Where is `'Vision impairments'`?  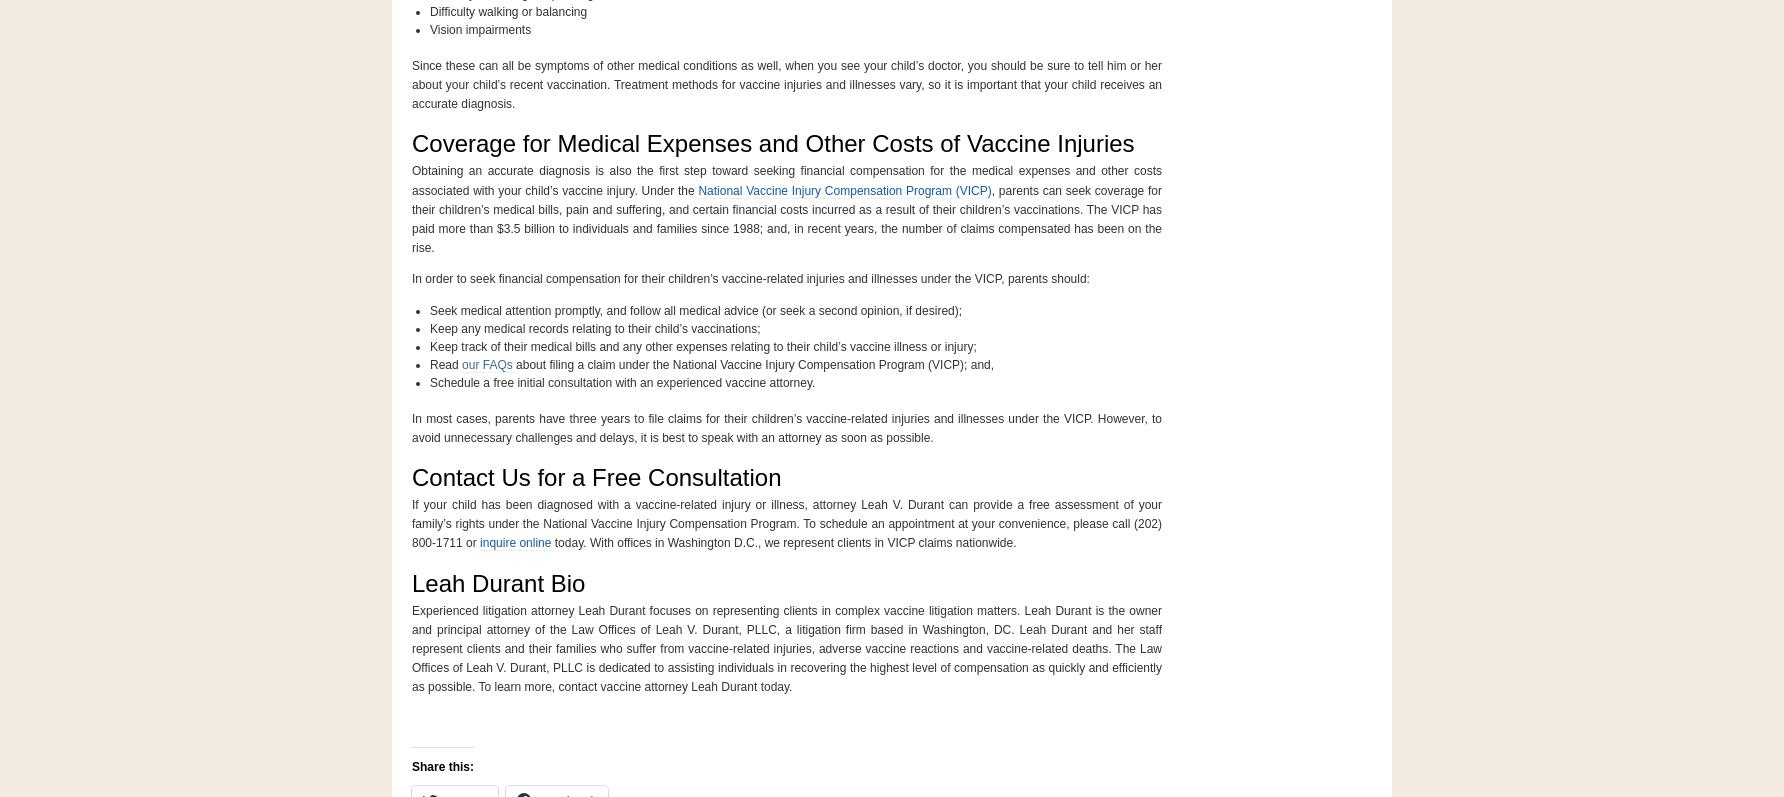 'Vision impairments' is located at coordinates (480, 28).